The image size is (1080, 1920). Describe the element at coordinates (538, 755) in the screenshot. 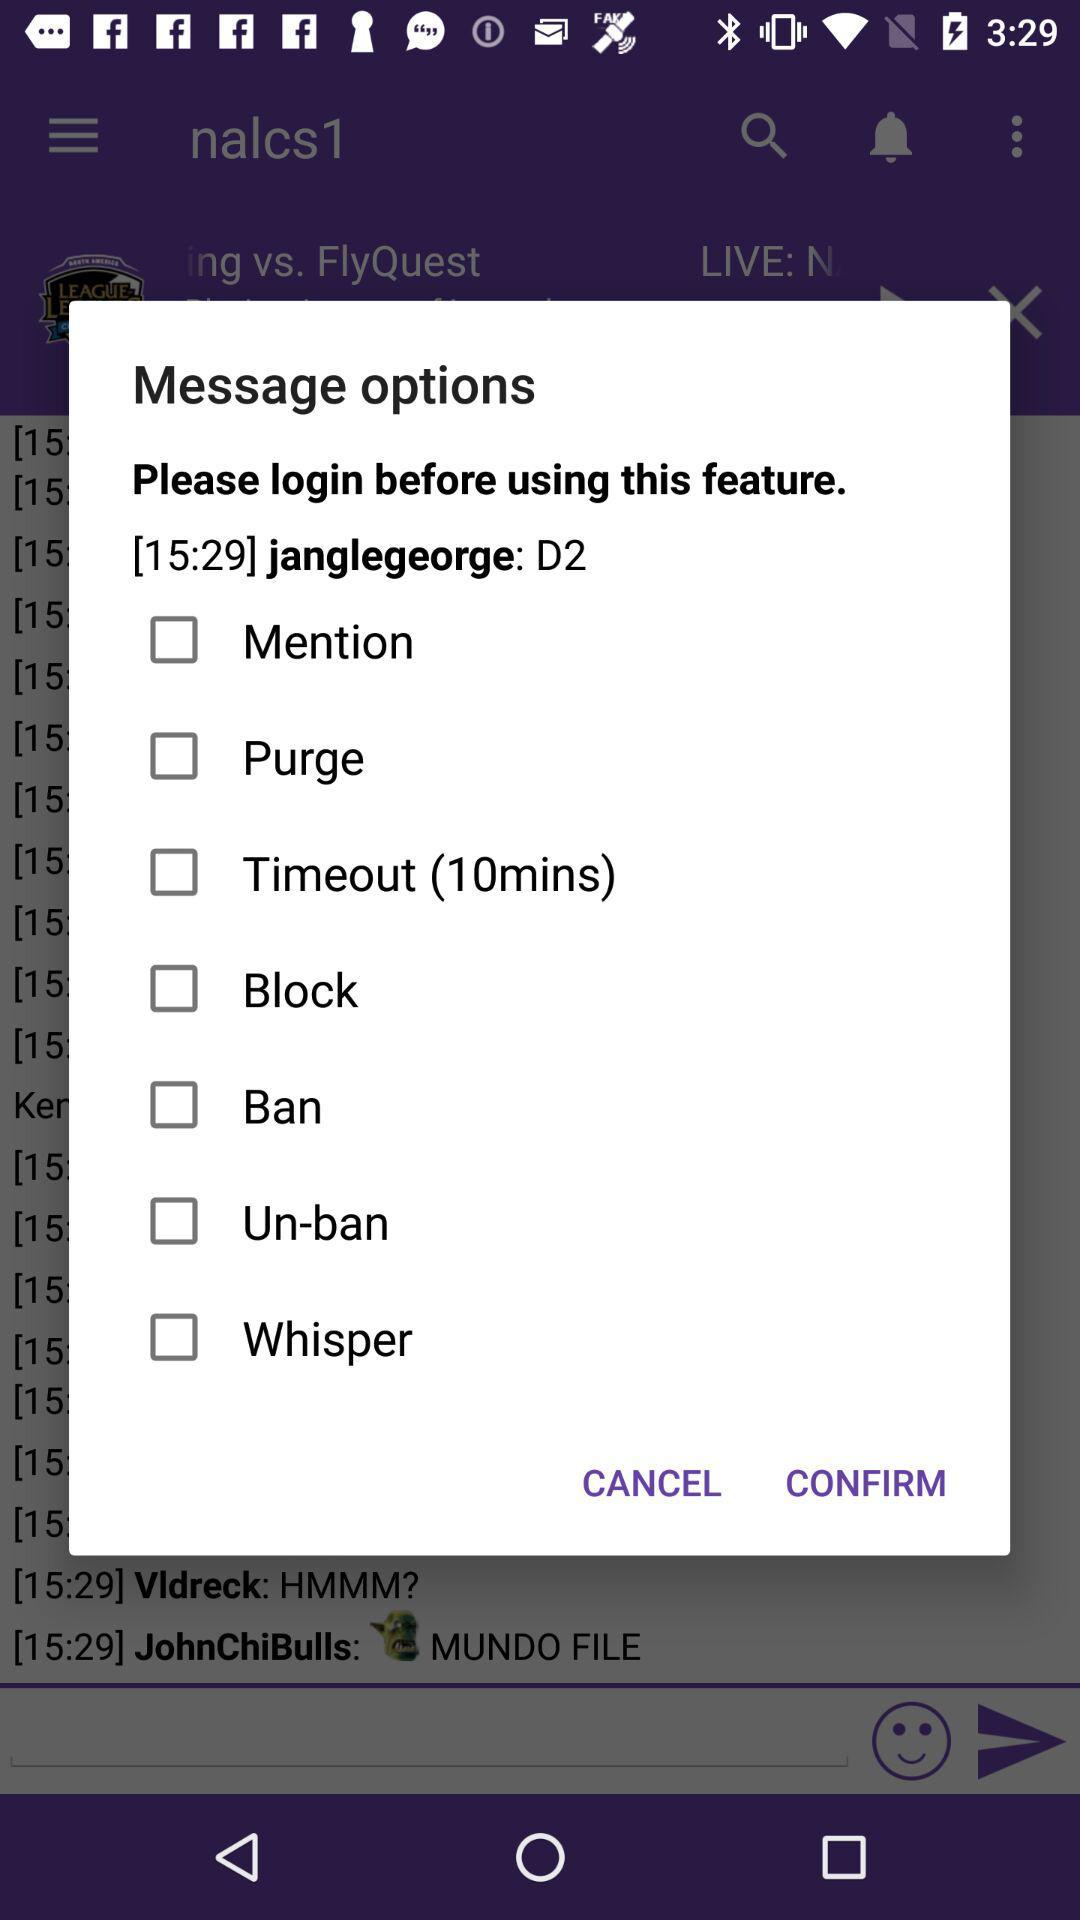

I see `the checkbox above timeout (10mins) icon` at that location.